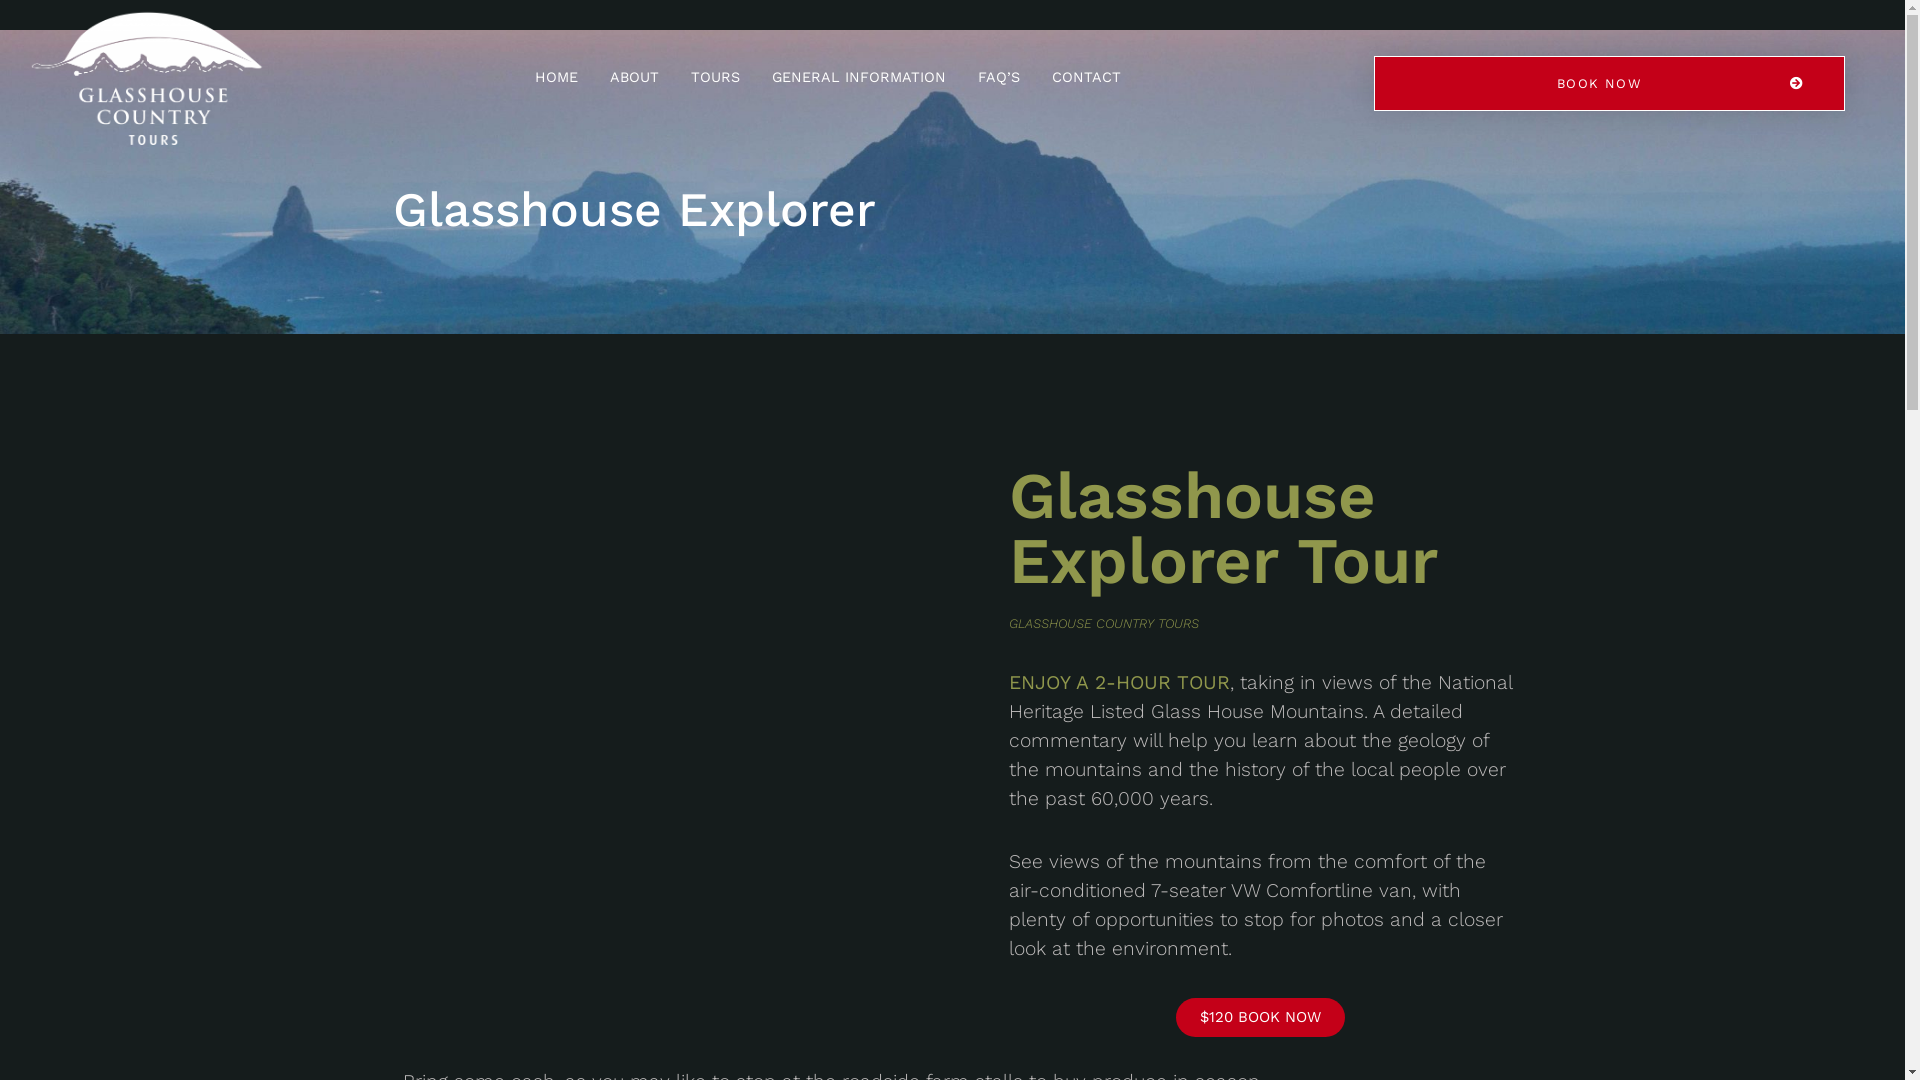 The image size is (1920, 1080). Describe the element at coordinates (556, 76) in the screenshot. I see `'HOME'` at that location.